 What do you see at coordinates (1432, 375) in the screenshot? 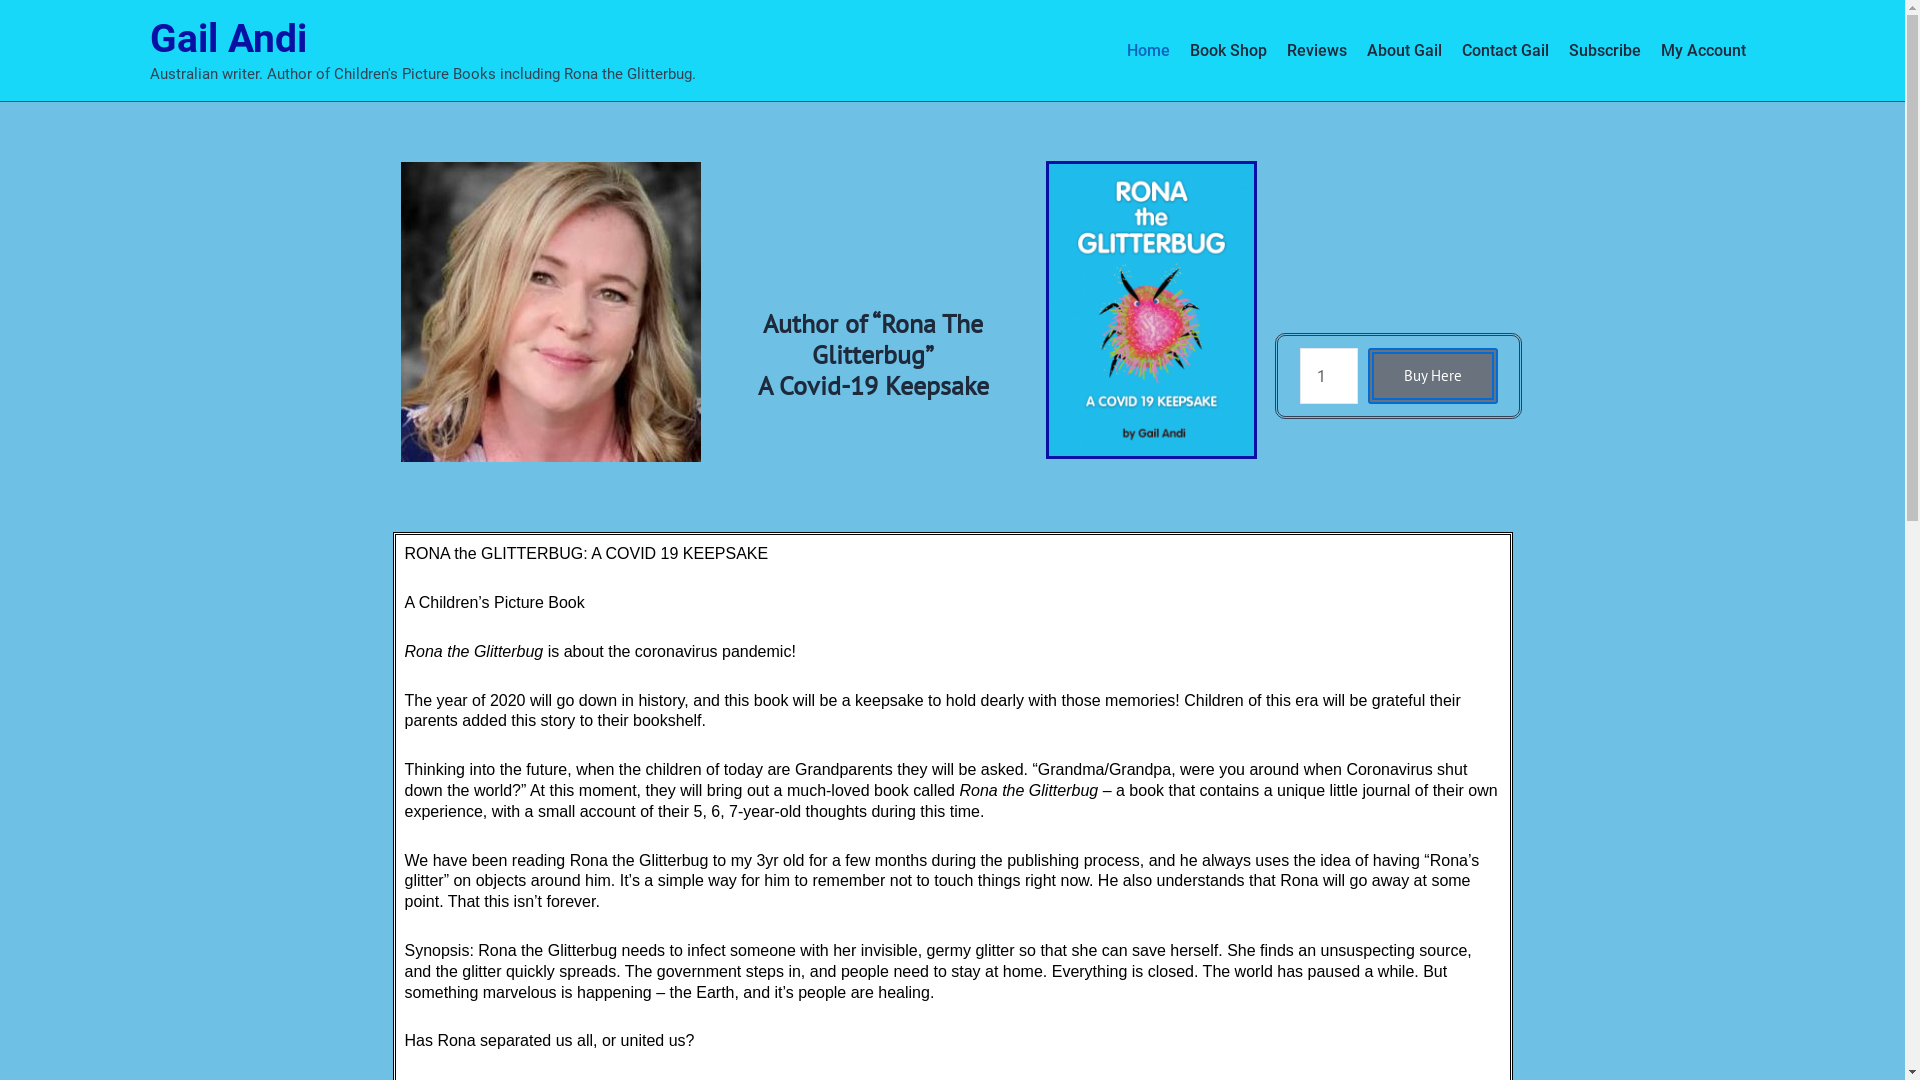
I see `'Buy Here'` at bounding box center [1432, 375].